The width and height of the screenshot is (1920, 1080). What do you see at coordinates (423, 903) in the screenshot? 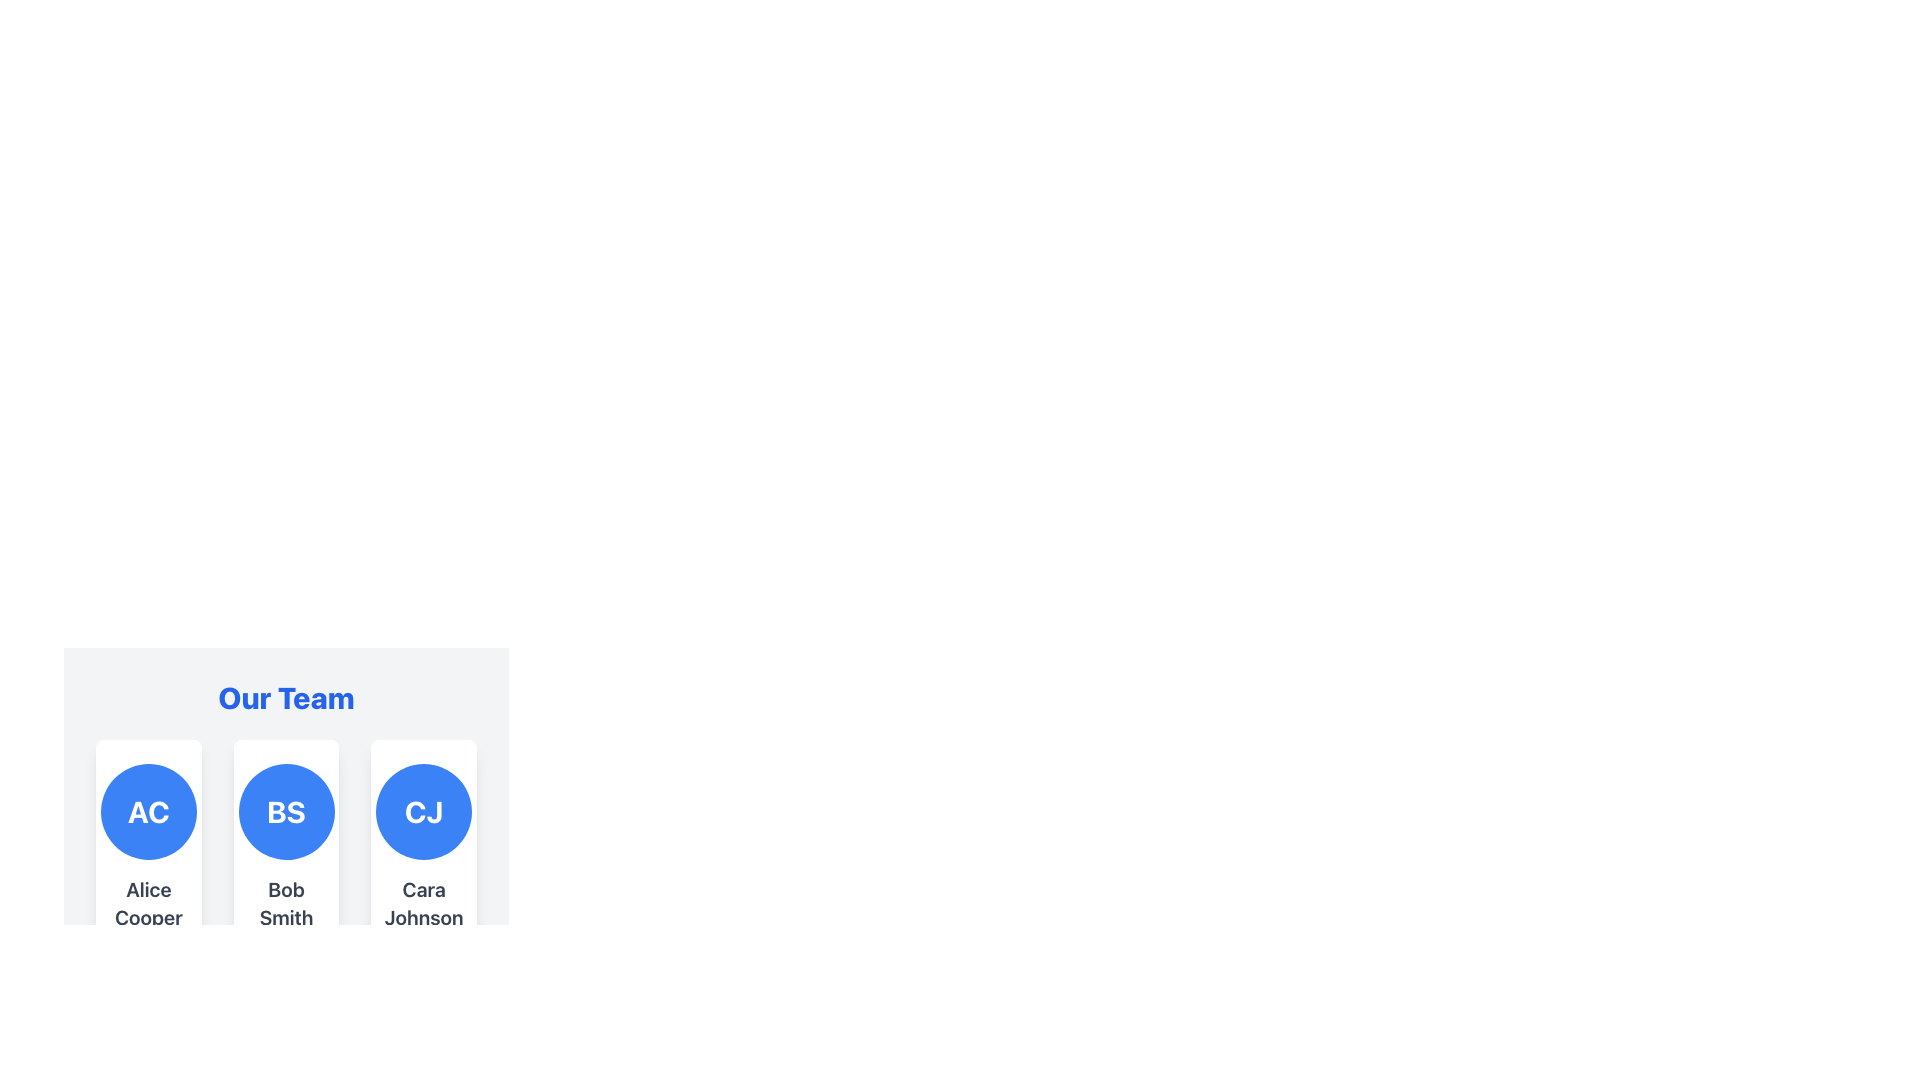
I see `identification label 'Cara Johnson' displayed in the team member profile card, located in the bottom-right section under the card featuring 'CJ'` at bounding box center [423, 903].